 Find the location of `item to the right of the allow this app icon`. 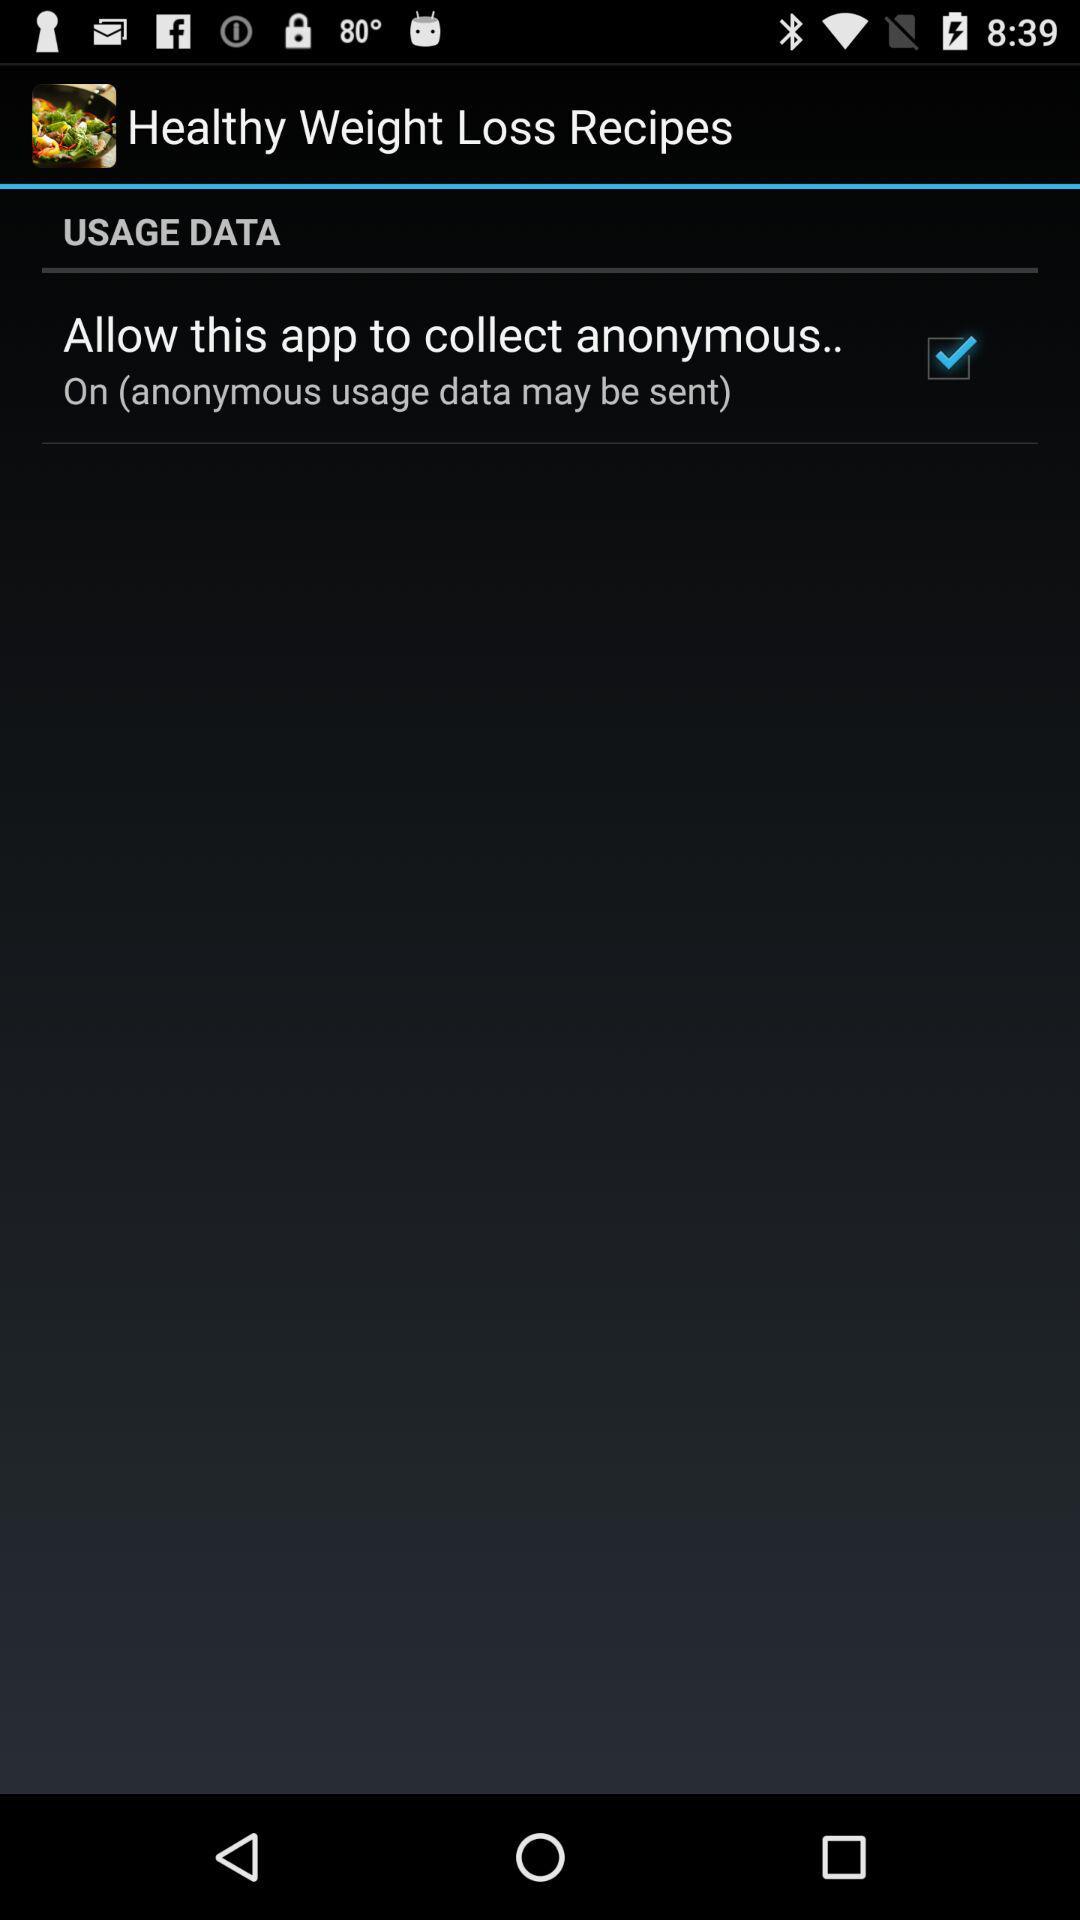

item to the right of the allow this app icon is located at coordinates (947, 358).